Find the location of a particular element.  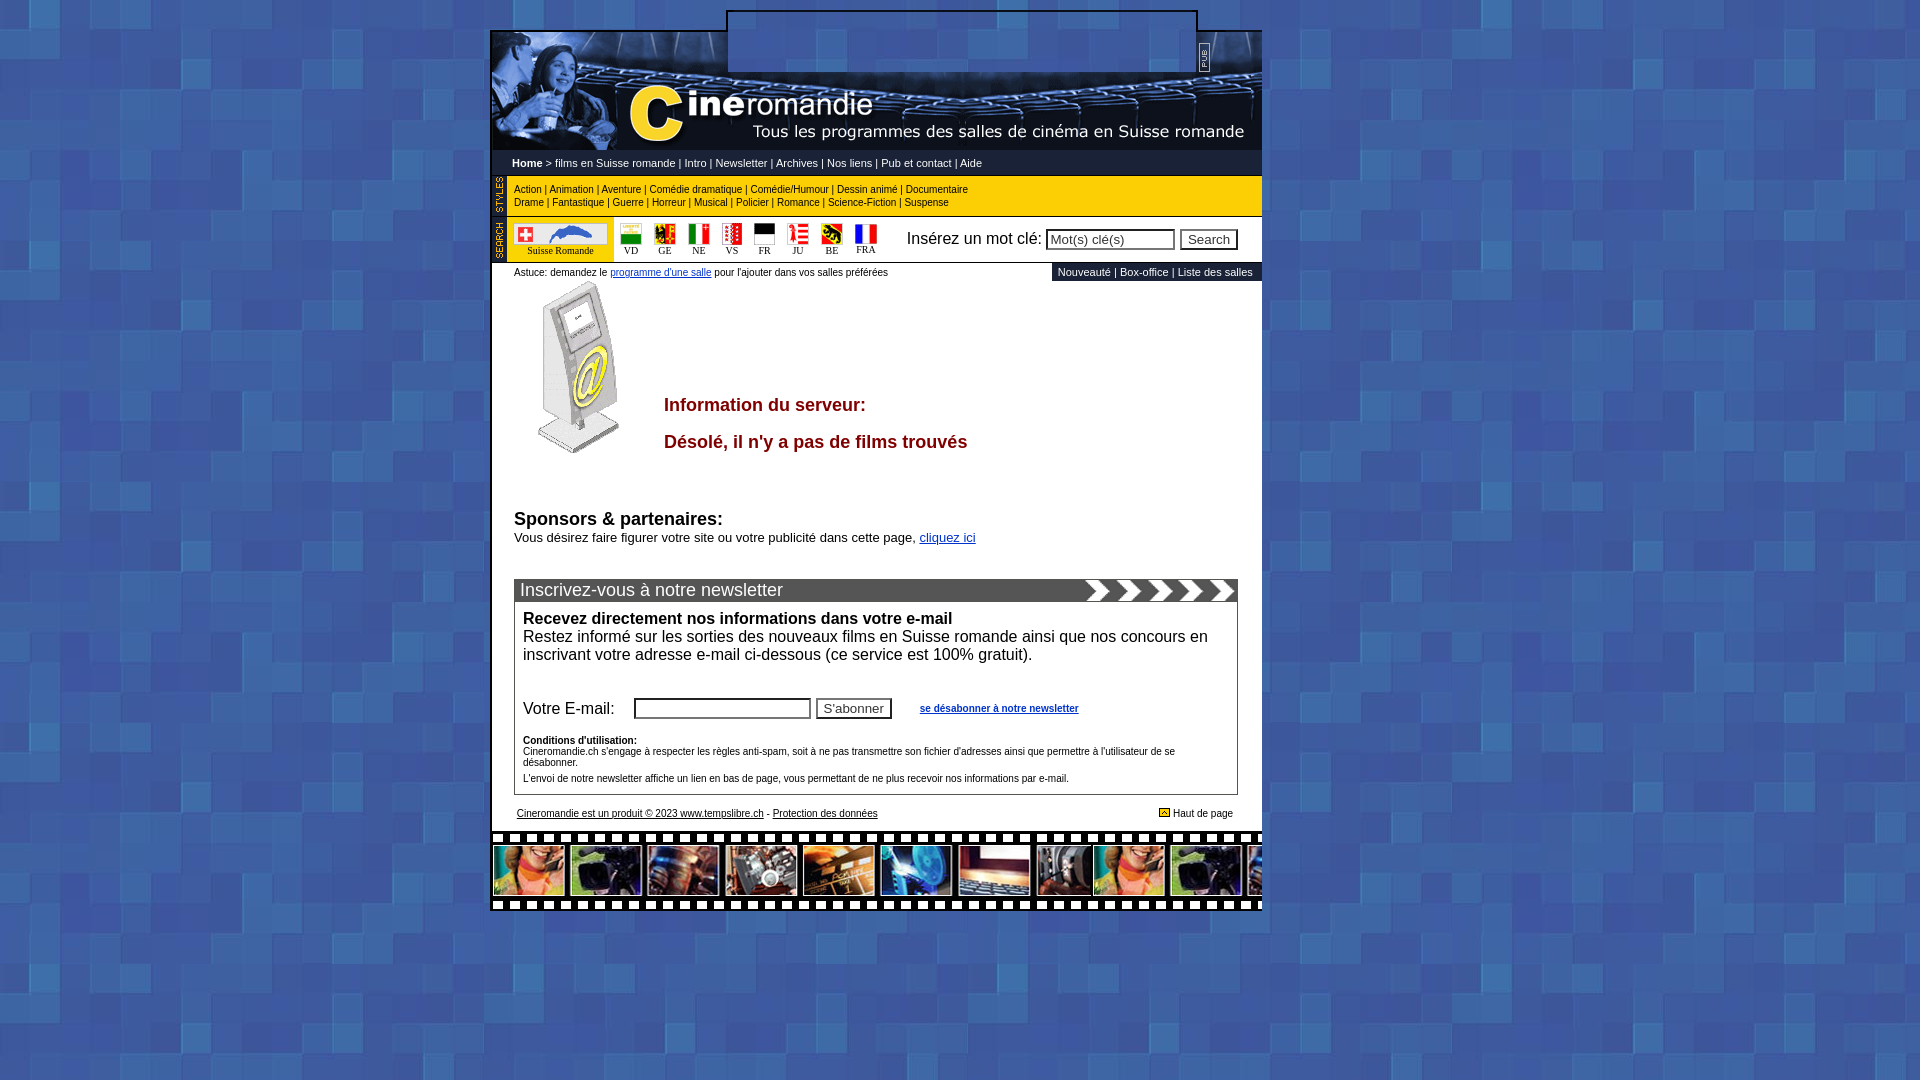

'Box-office' is located at coordinates (1144, 272).